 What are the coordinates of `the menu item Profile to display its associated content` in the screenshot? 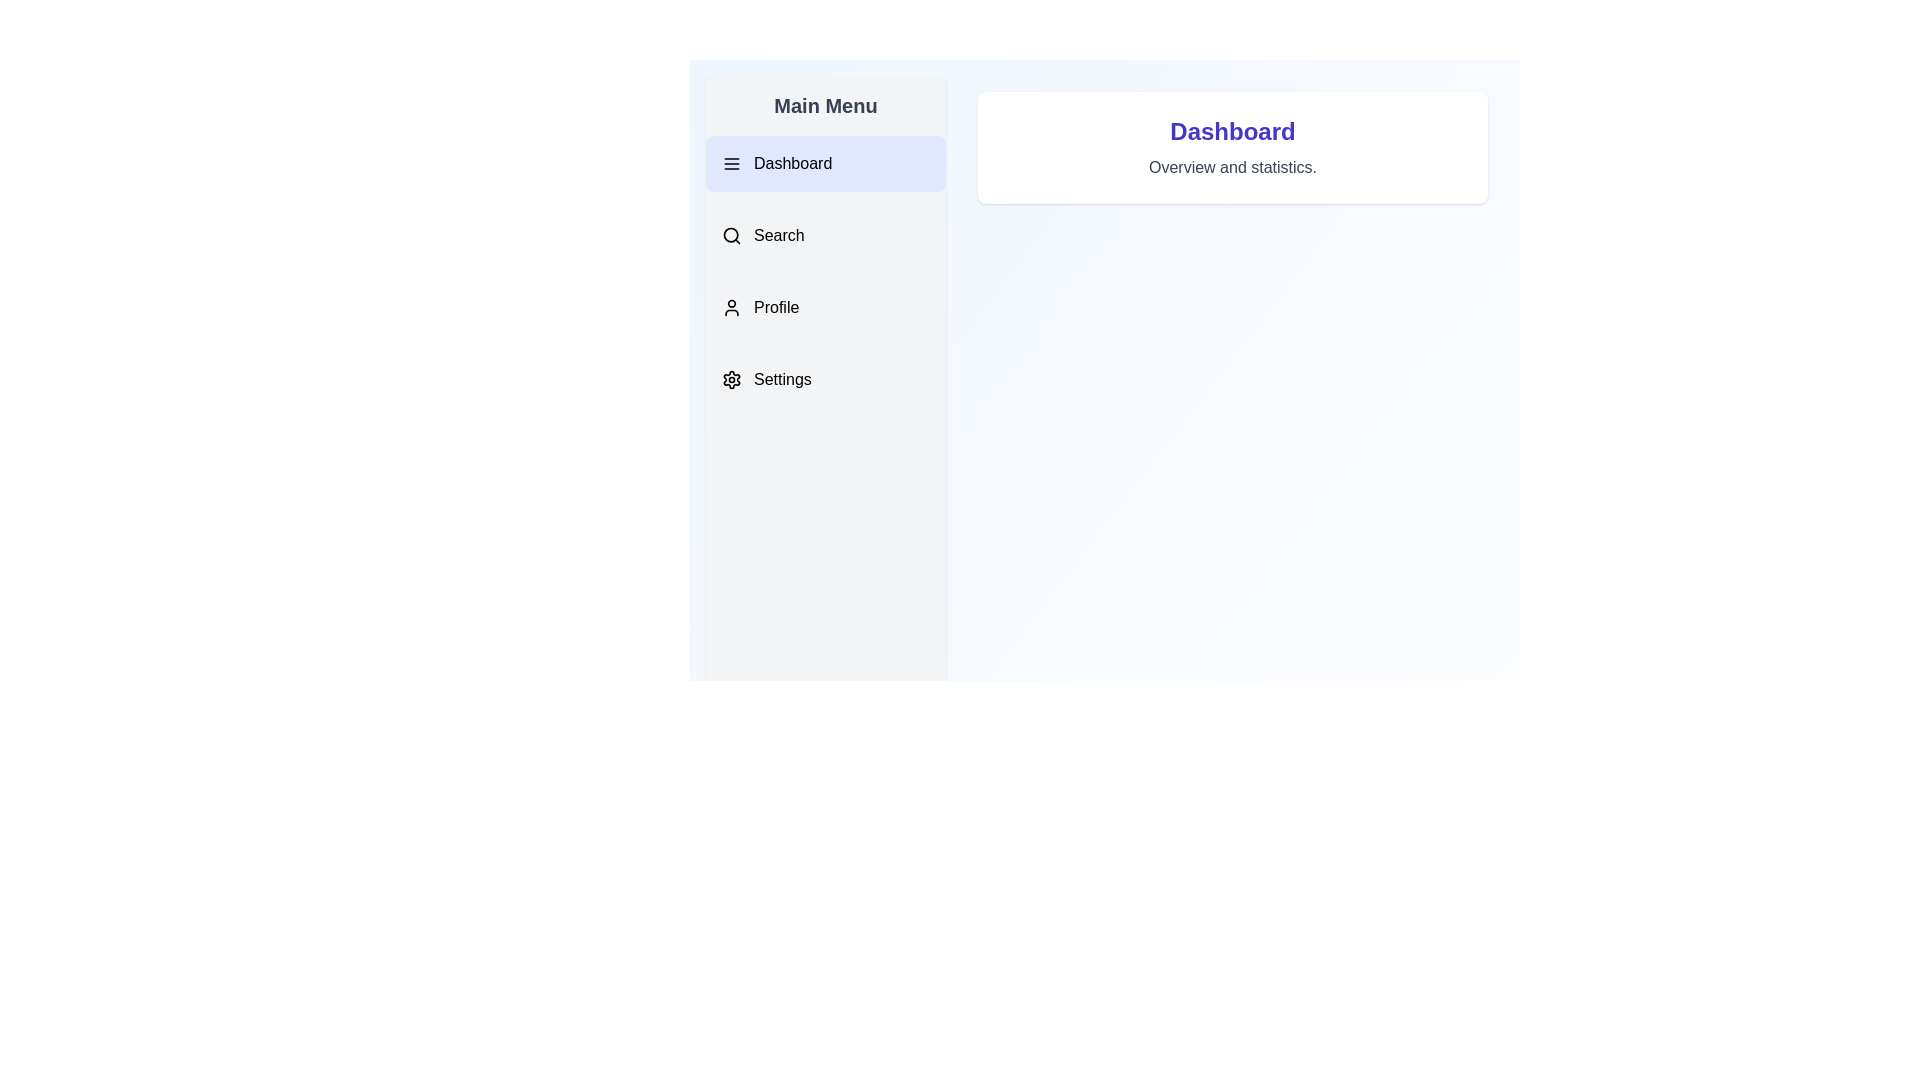 It's located at (825, 308).